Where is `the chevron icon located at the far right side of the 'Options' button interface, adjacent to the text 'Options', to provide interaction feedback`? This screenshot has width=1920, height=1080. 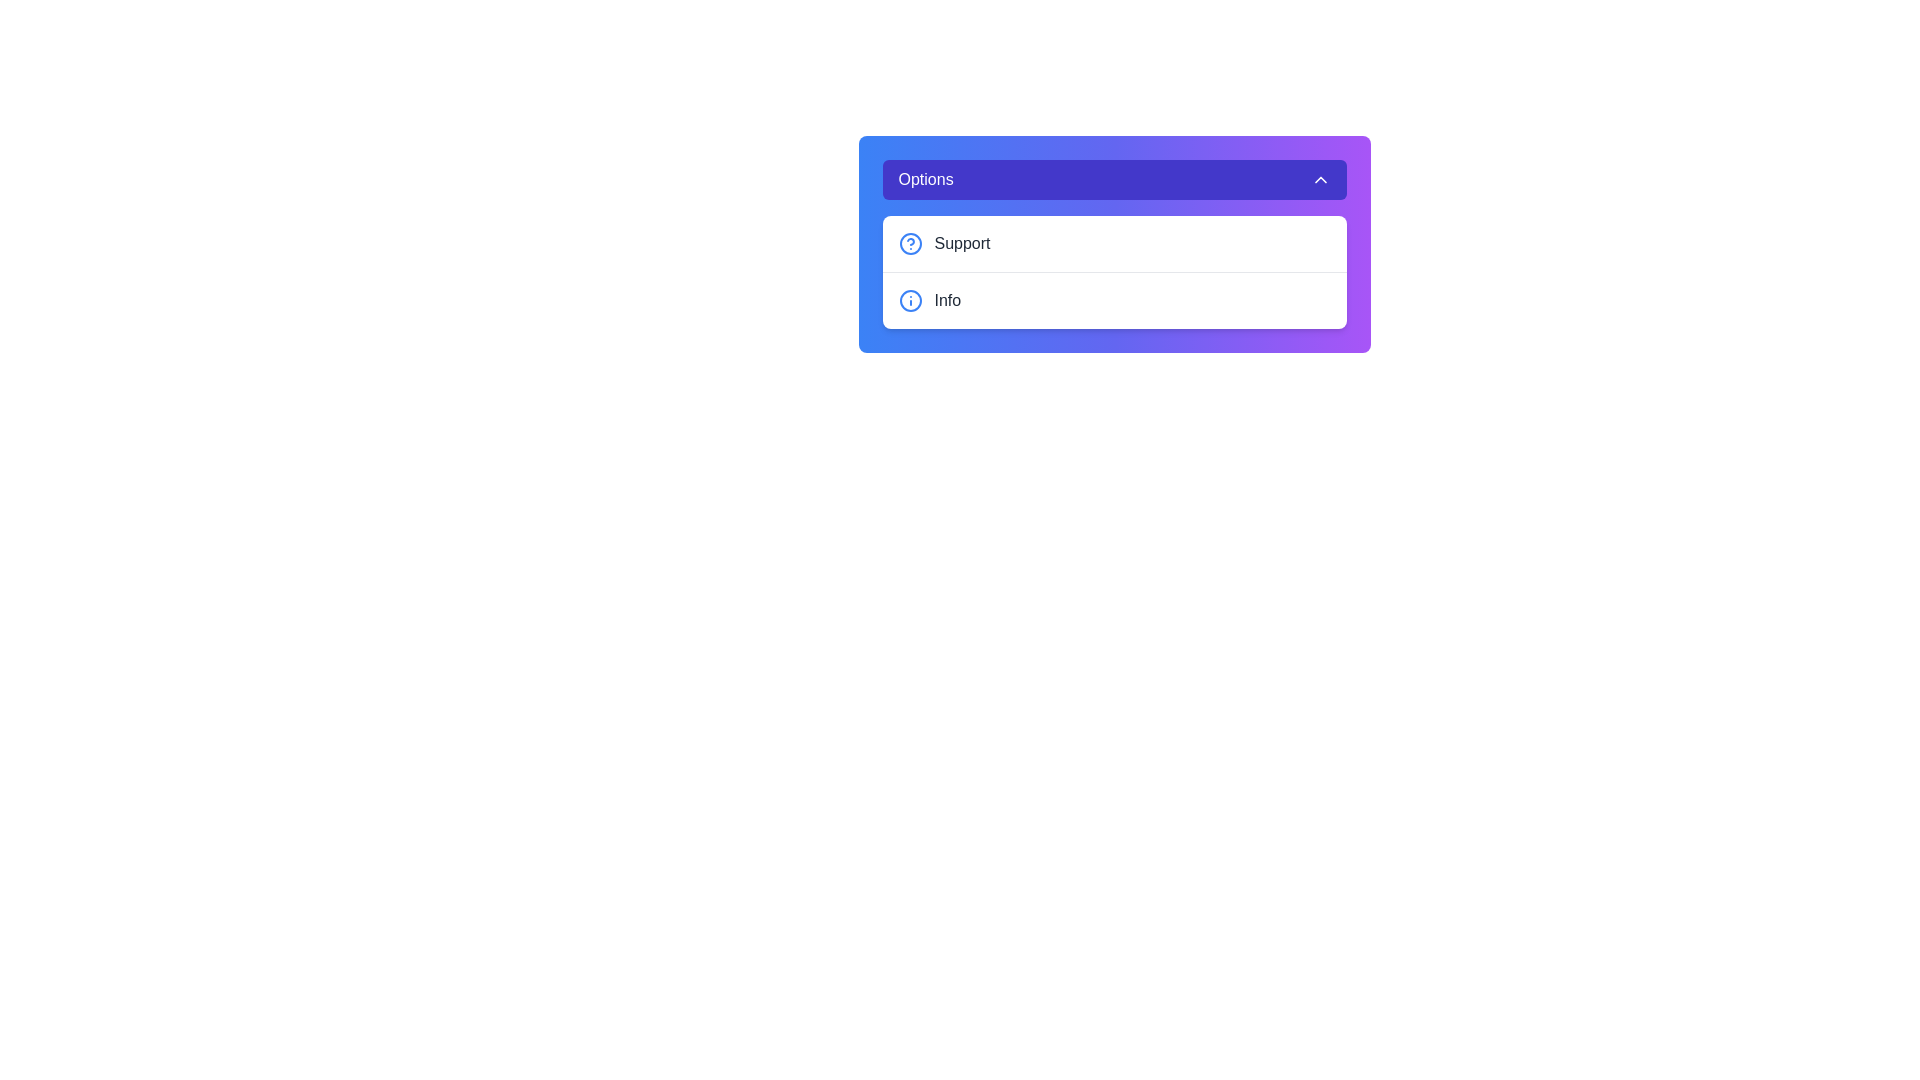
the chevron icon located at the far right side of the 'Options' button interface, adjacent to the text 'Options', to provide interaction feedback is located at coordinates (1320, 180).